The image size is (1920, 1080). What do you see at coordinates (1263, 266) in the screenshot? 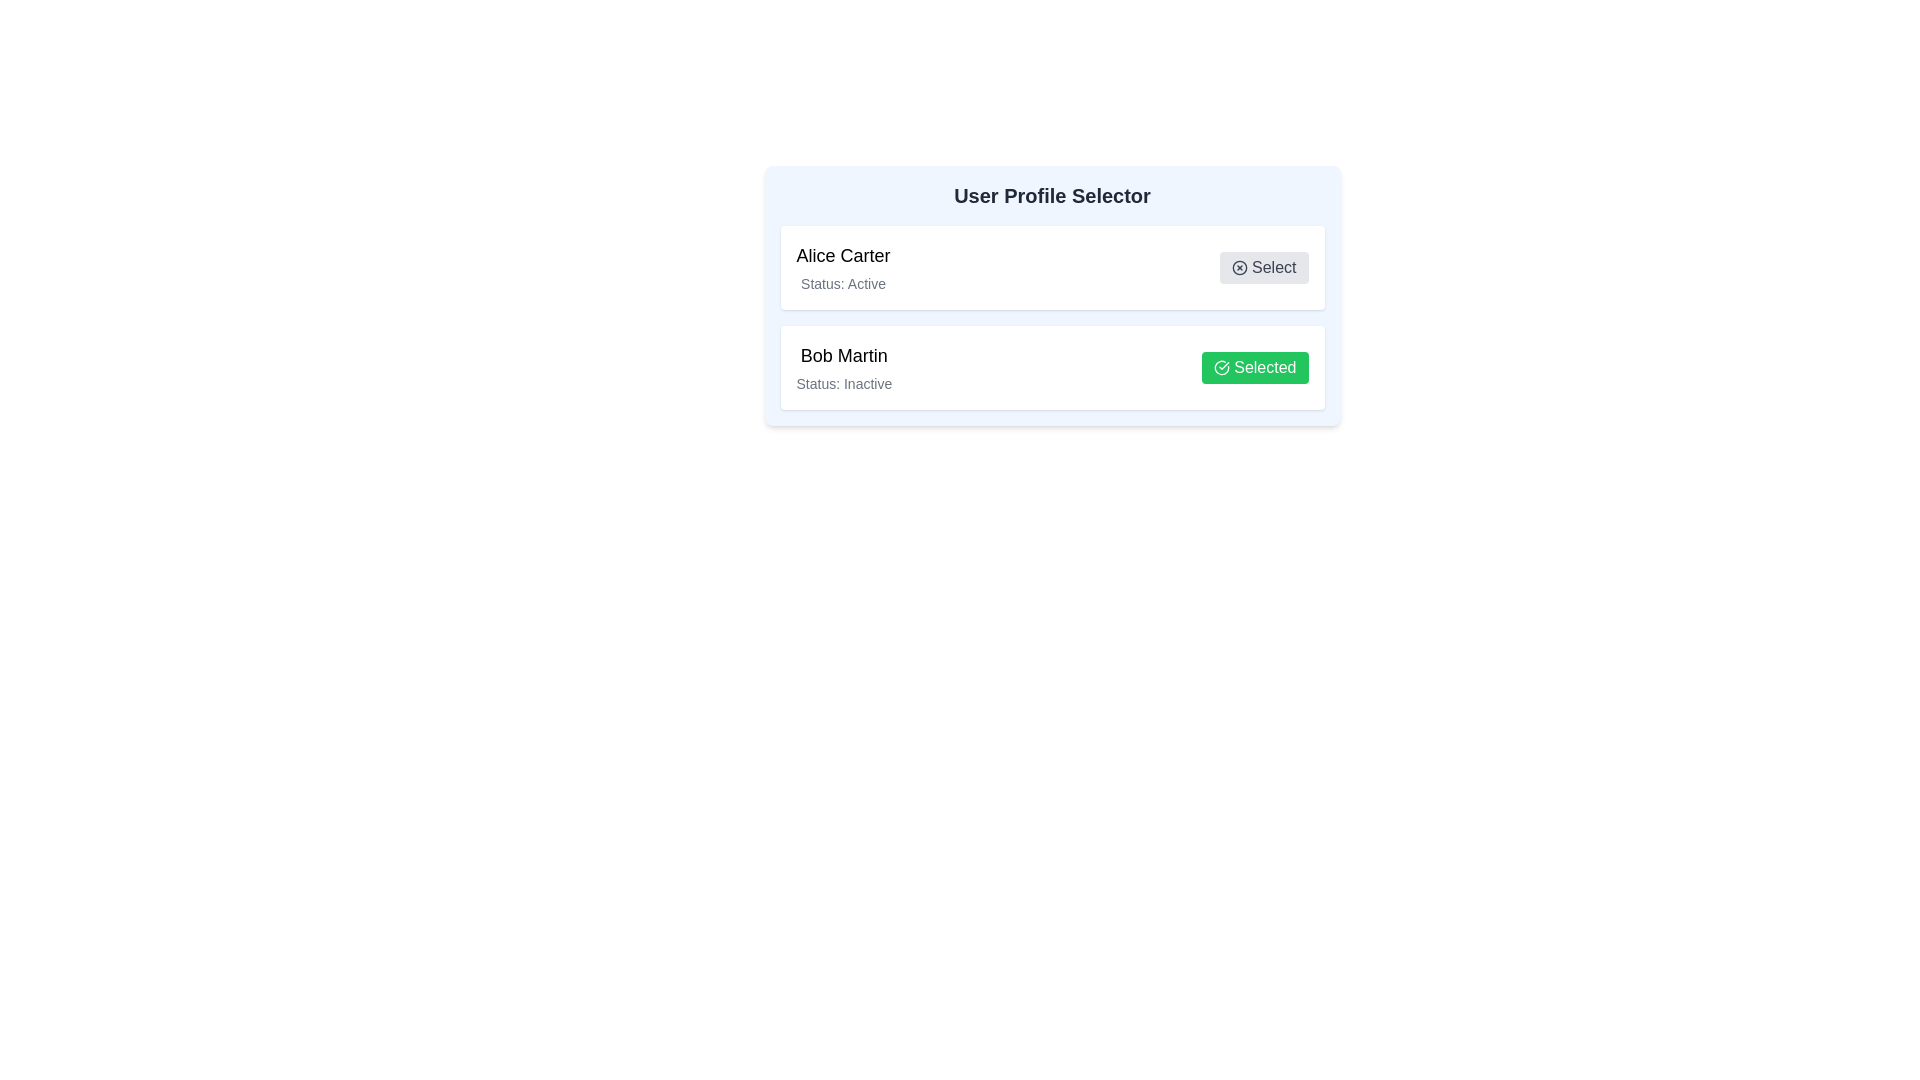
I see `the user profile identified by Alice Carter` at bounding box center [1263, 266].